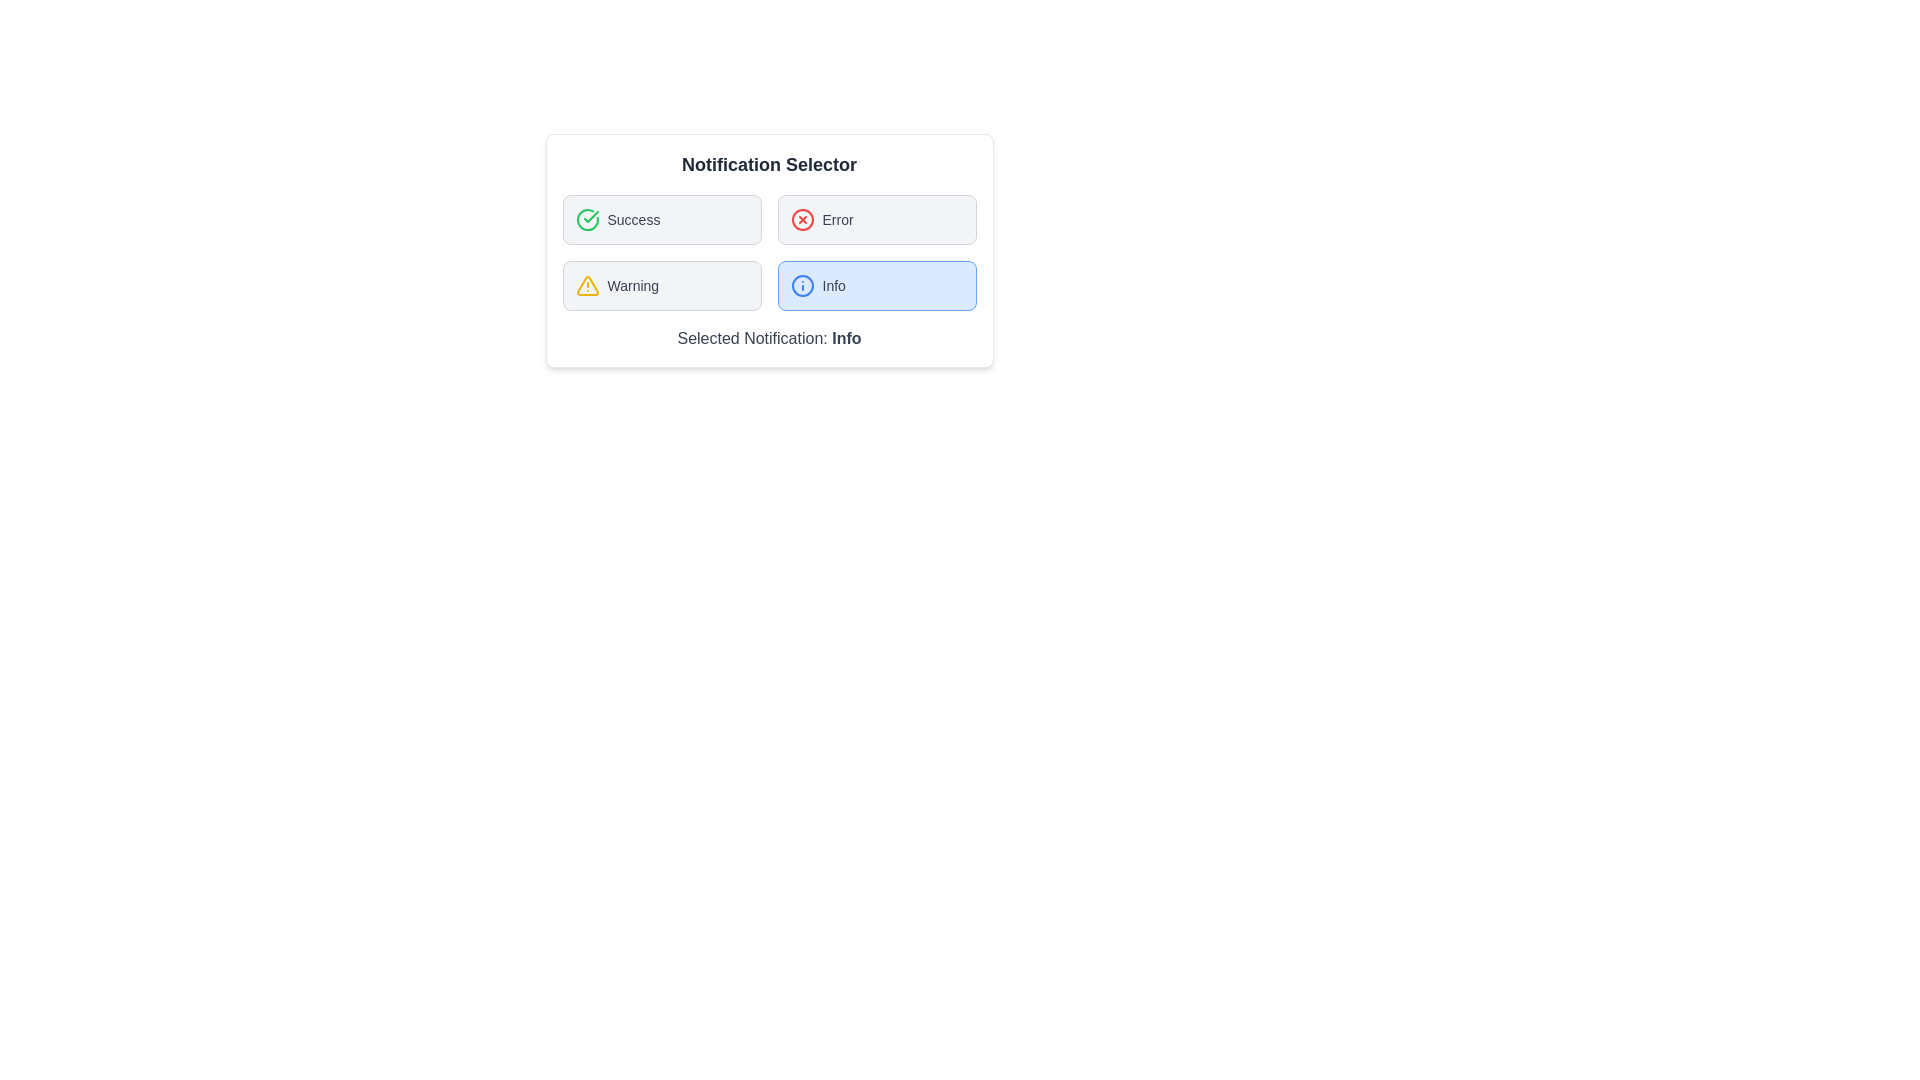 The width and height of the screenshot is (1920, 1080). What do you see at coordinates (877, 285) in the screenshot?
I see `the notification type Info by clicking its corresponding button` at bounding box center [877, 285].